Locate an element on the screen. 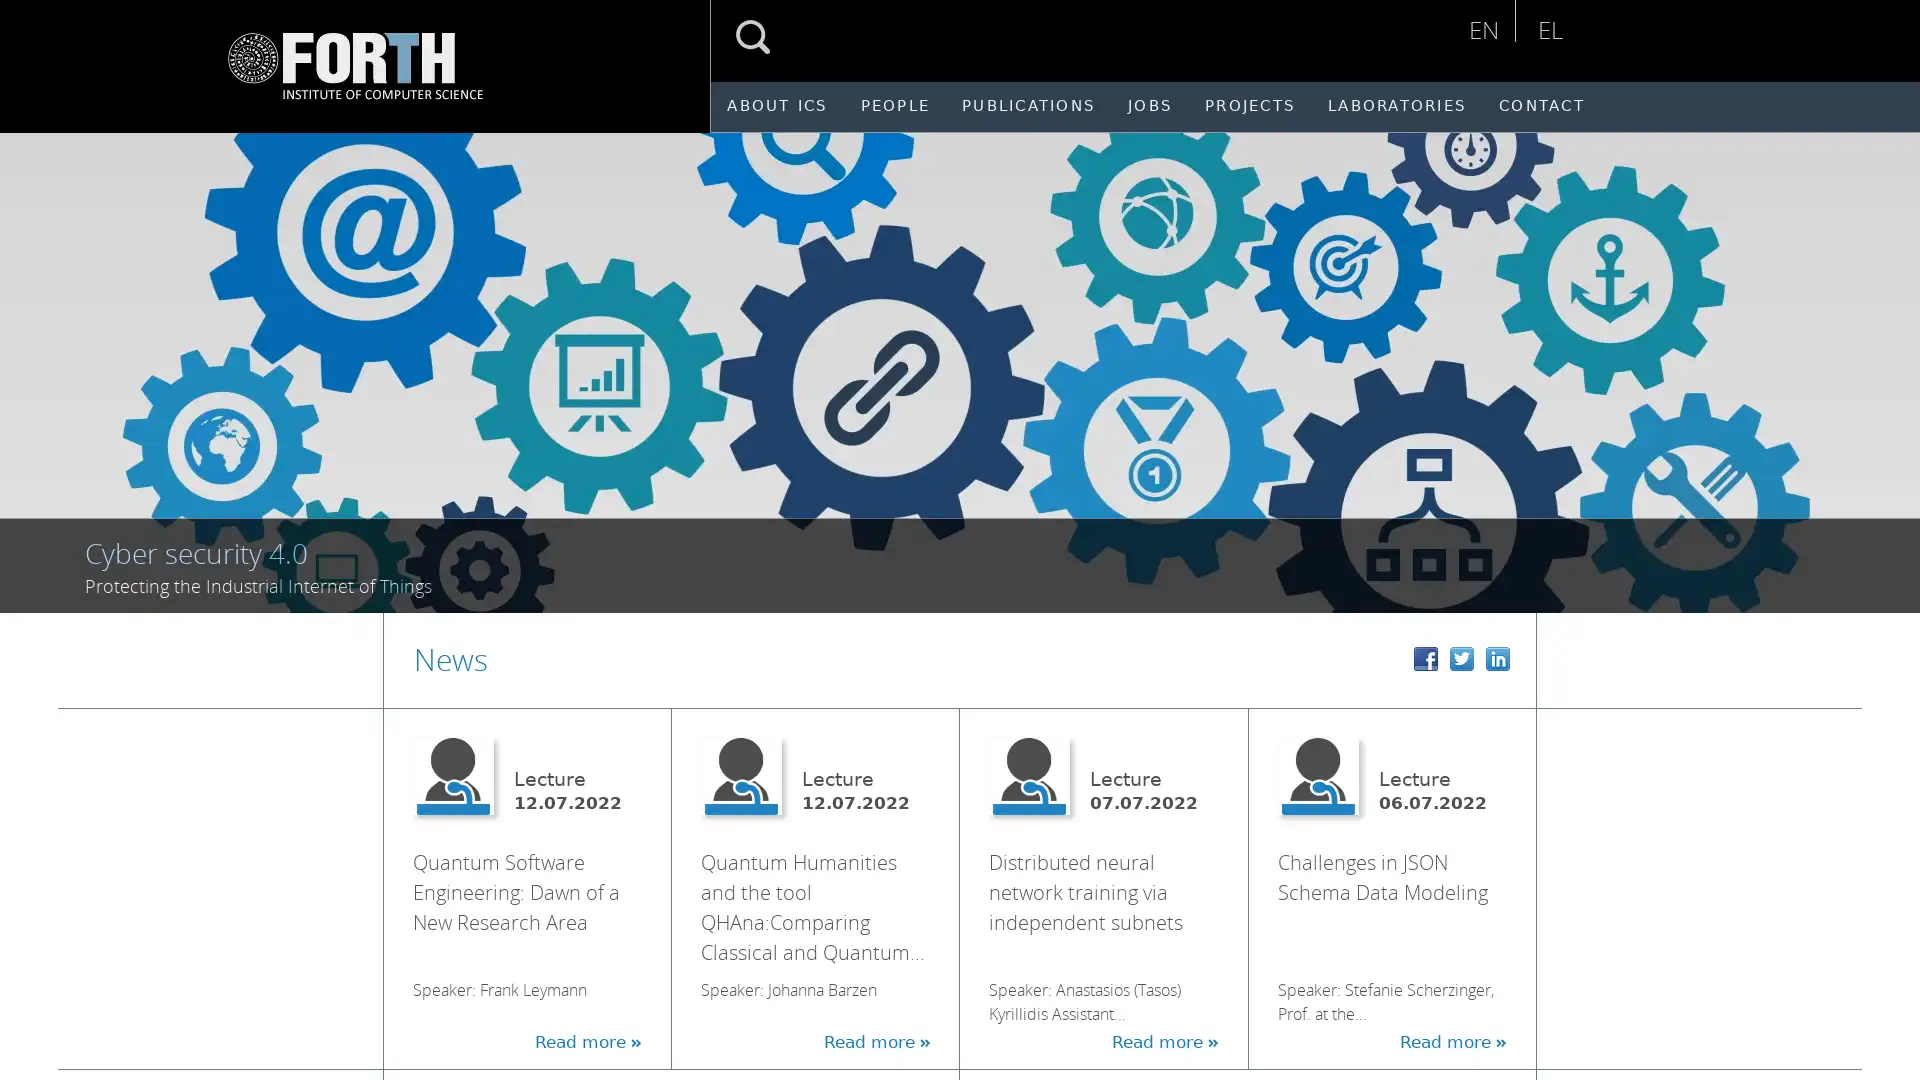  Submit Search Button is located at coordinates (752, 37).